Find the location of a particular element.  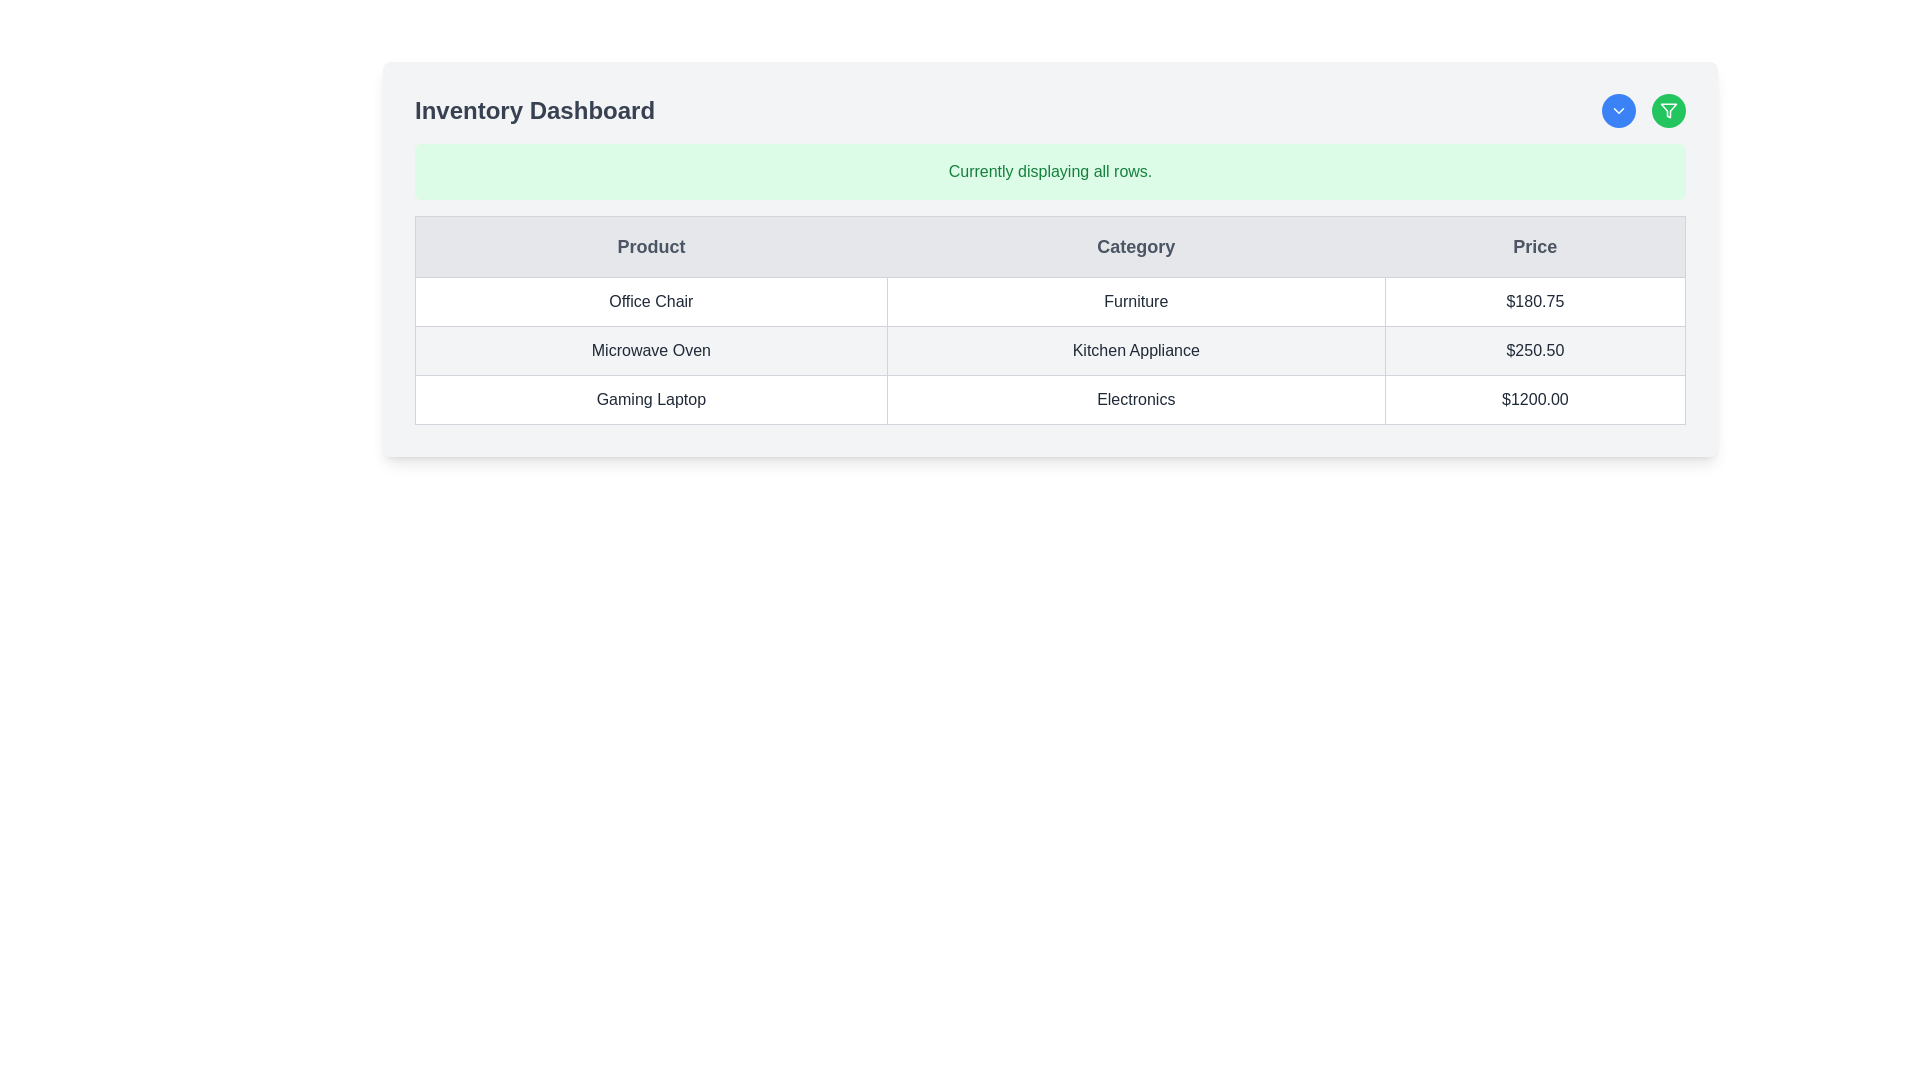

the icon located within the circular blue button in the top-right corner of the interface that serves dropdown or navigation purposes is located at coordinates (1618, 111).